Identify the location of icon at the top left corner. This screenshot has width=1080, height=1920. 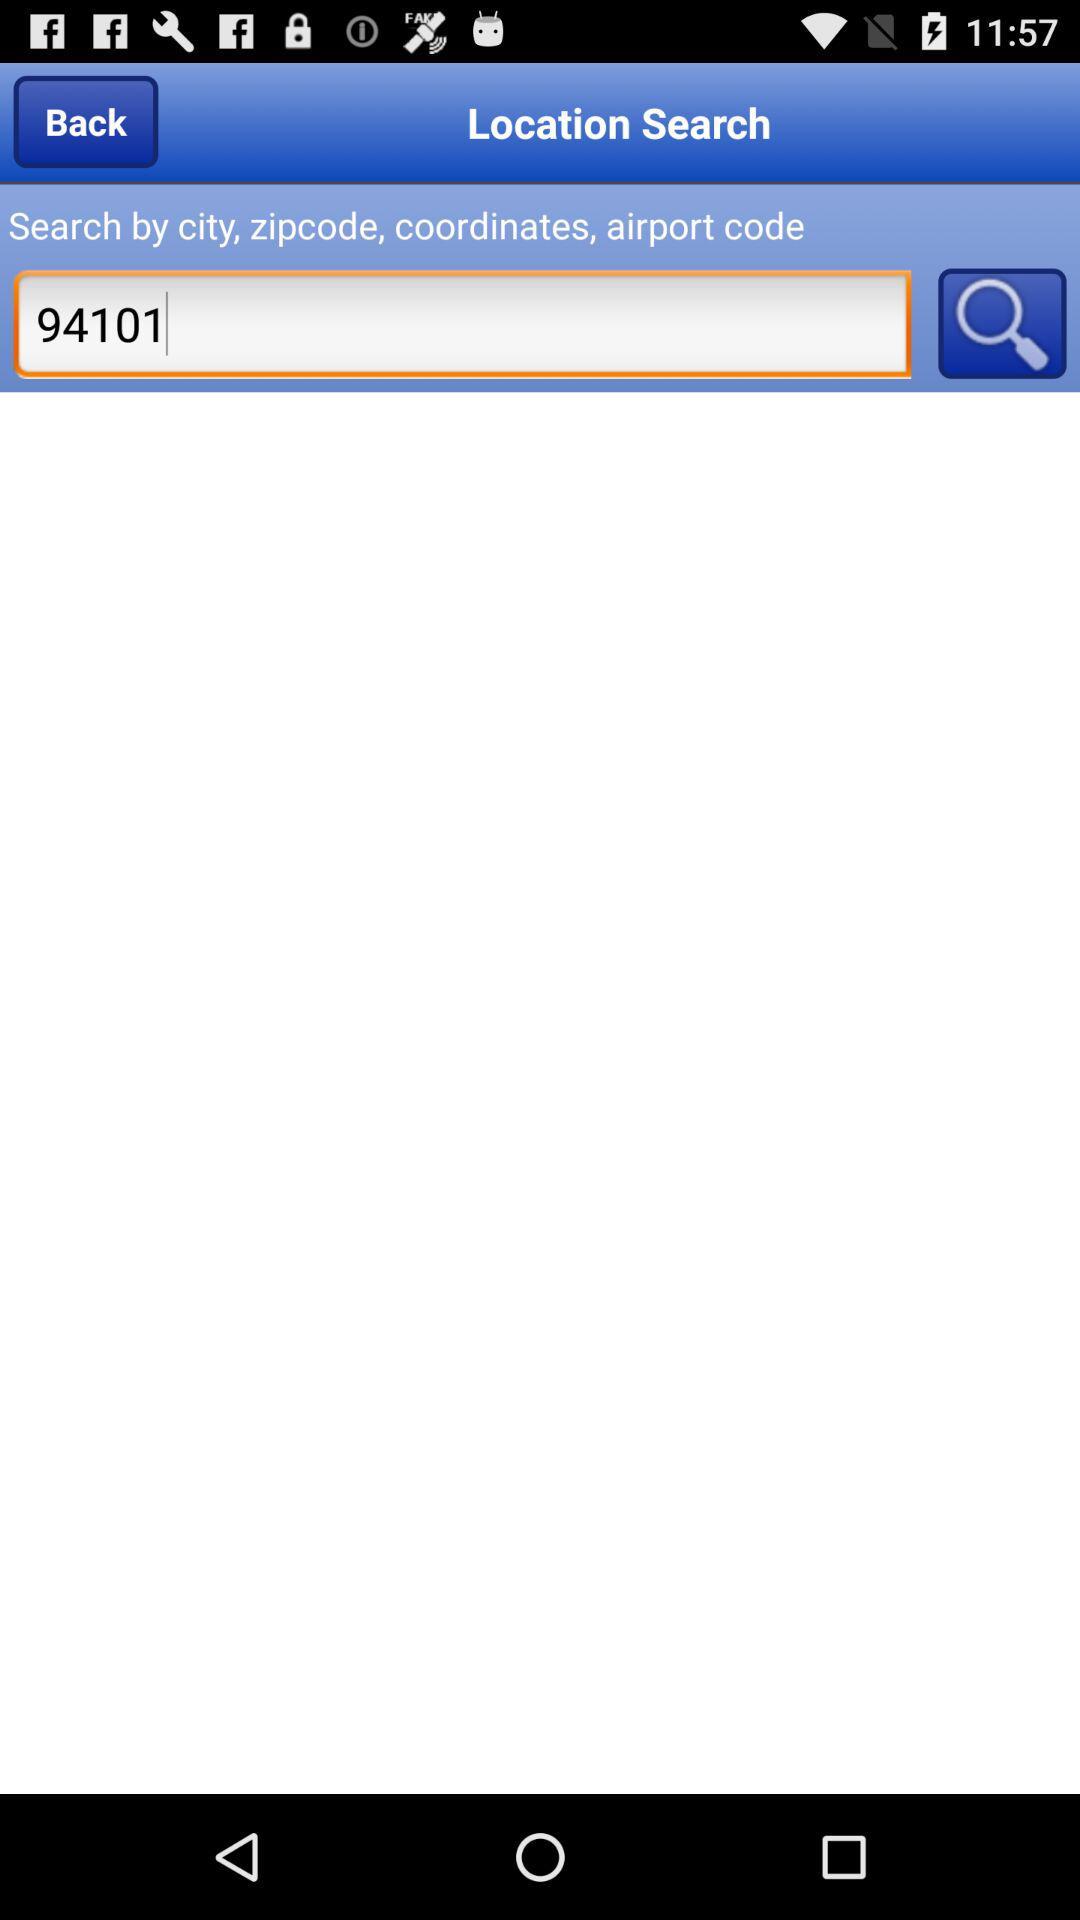
(84, 120).